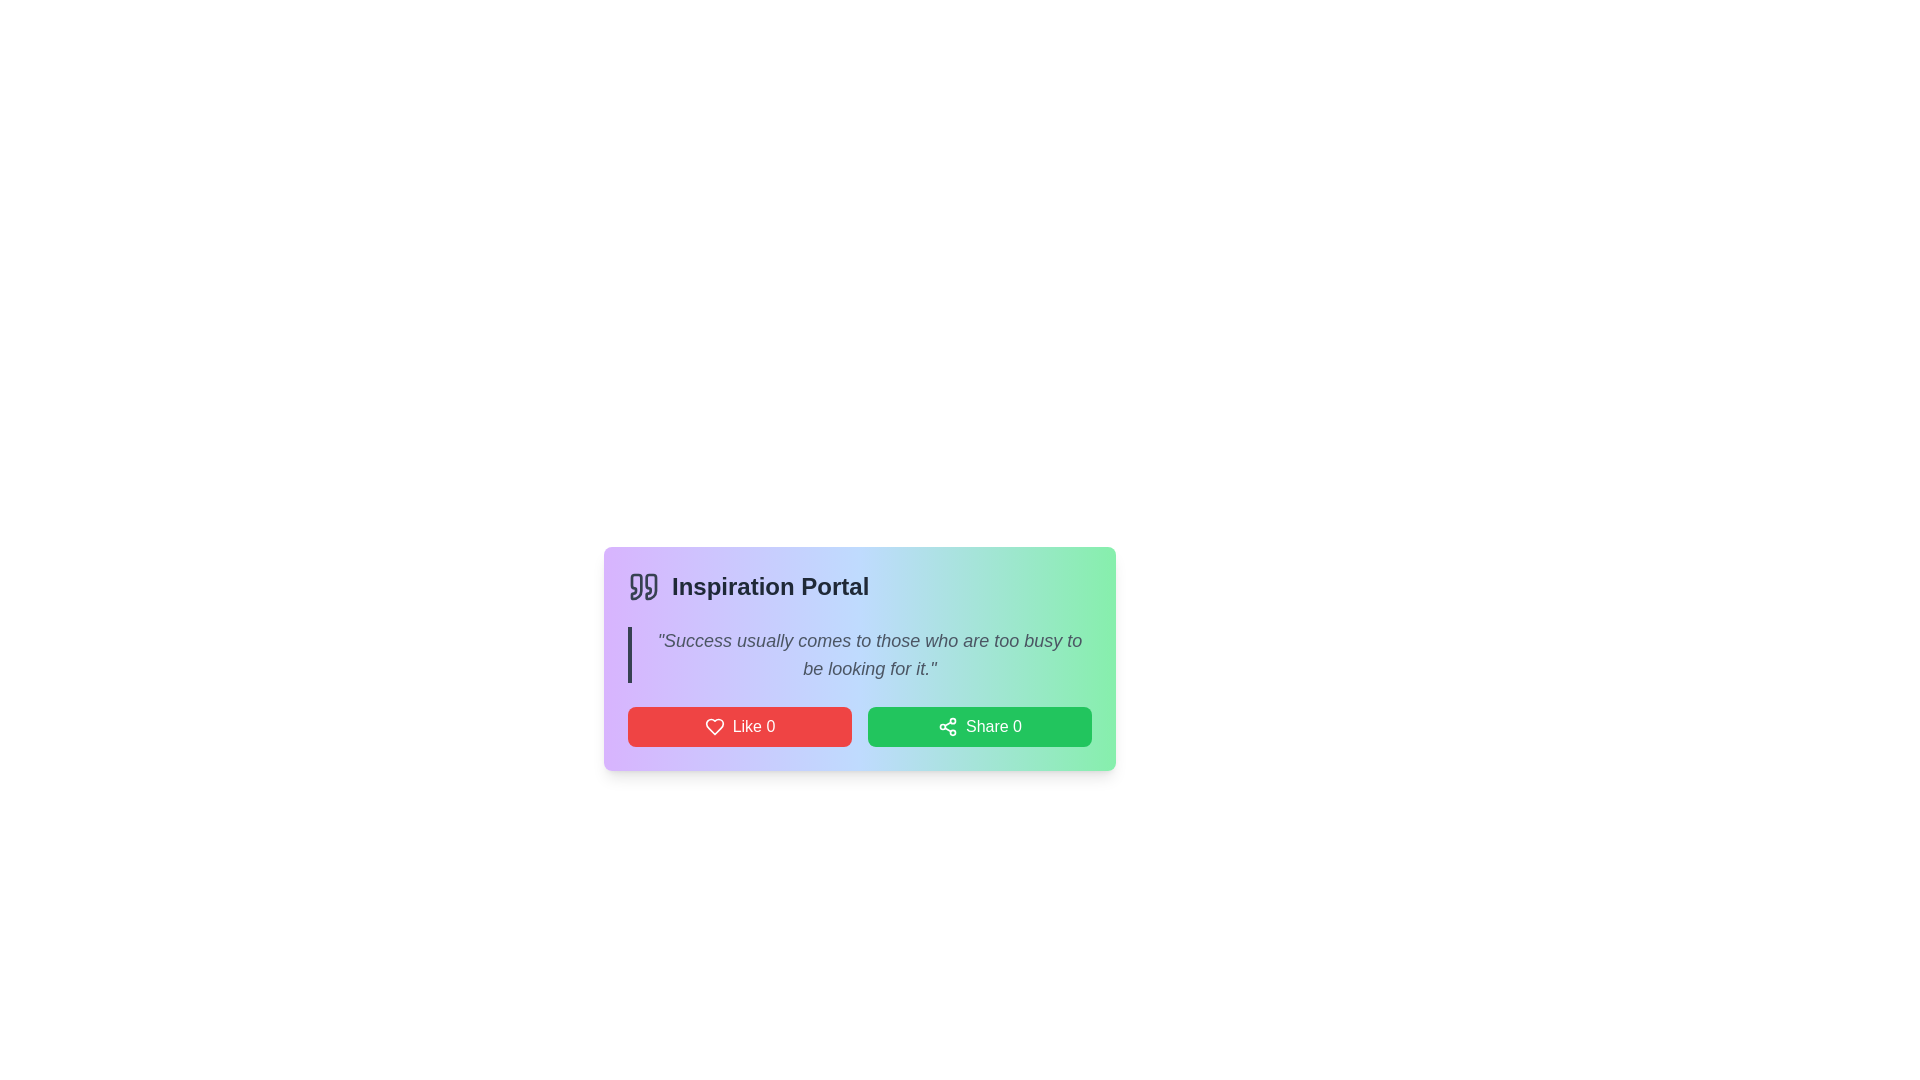  Describe the element at coordinates (714, 726) in the screenshot. I see `the heart icon within the red button labeled 'Like 0' located at the bottom-left corner of the card` at that location.